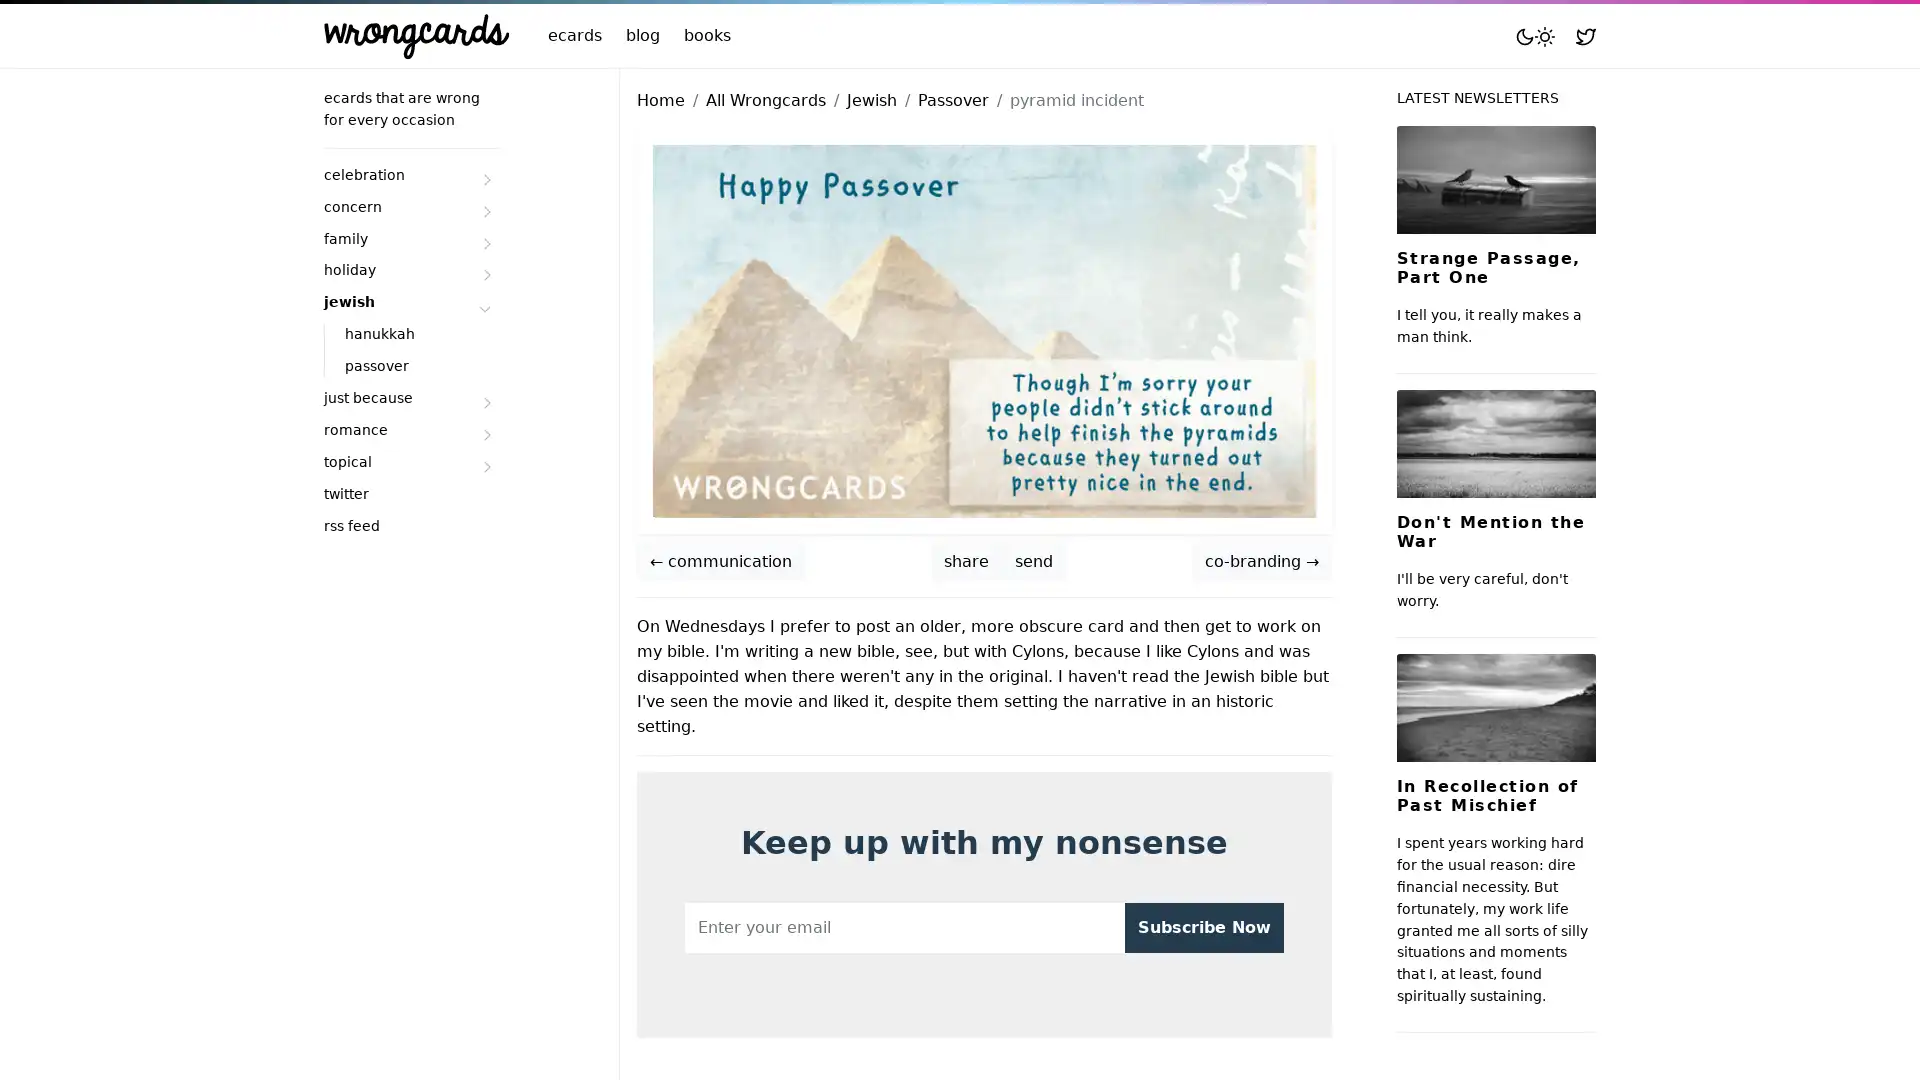  Describe the element at coordinates (720, 561) in the screenshot. I see `communication` at that location.